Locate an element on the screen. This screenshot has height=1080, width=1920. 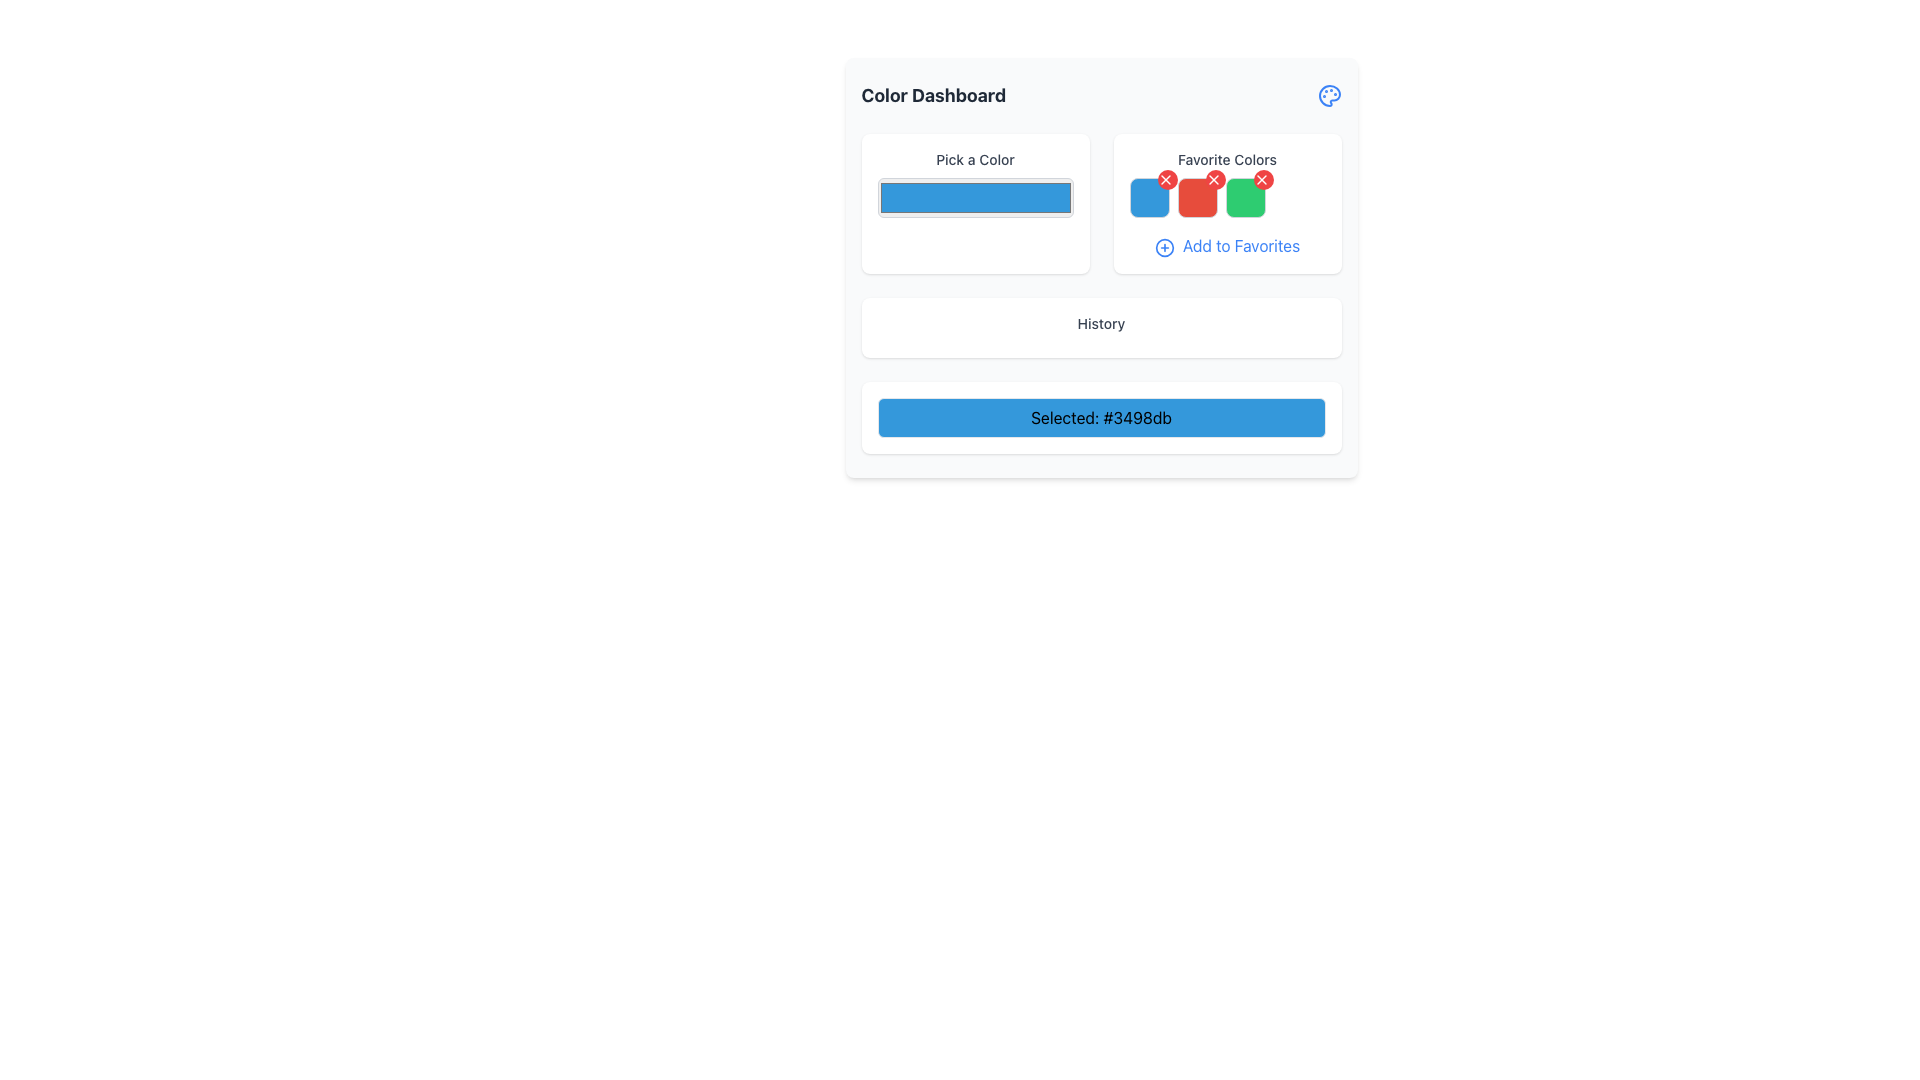
the first square (blue color) in the grid of favorite colors, which has a delete button for removing a color from favorites is located at coordinates (1149, 197).